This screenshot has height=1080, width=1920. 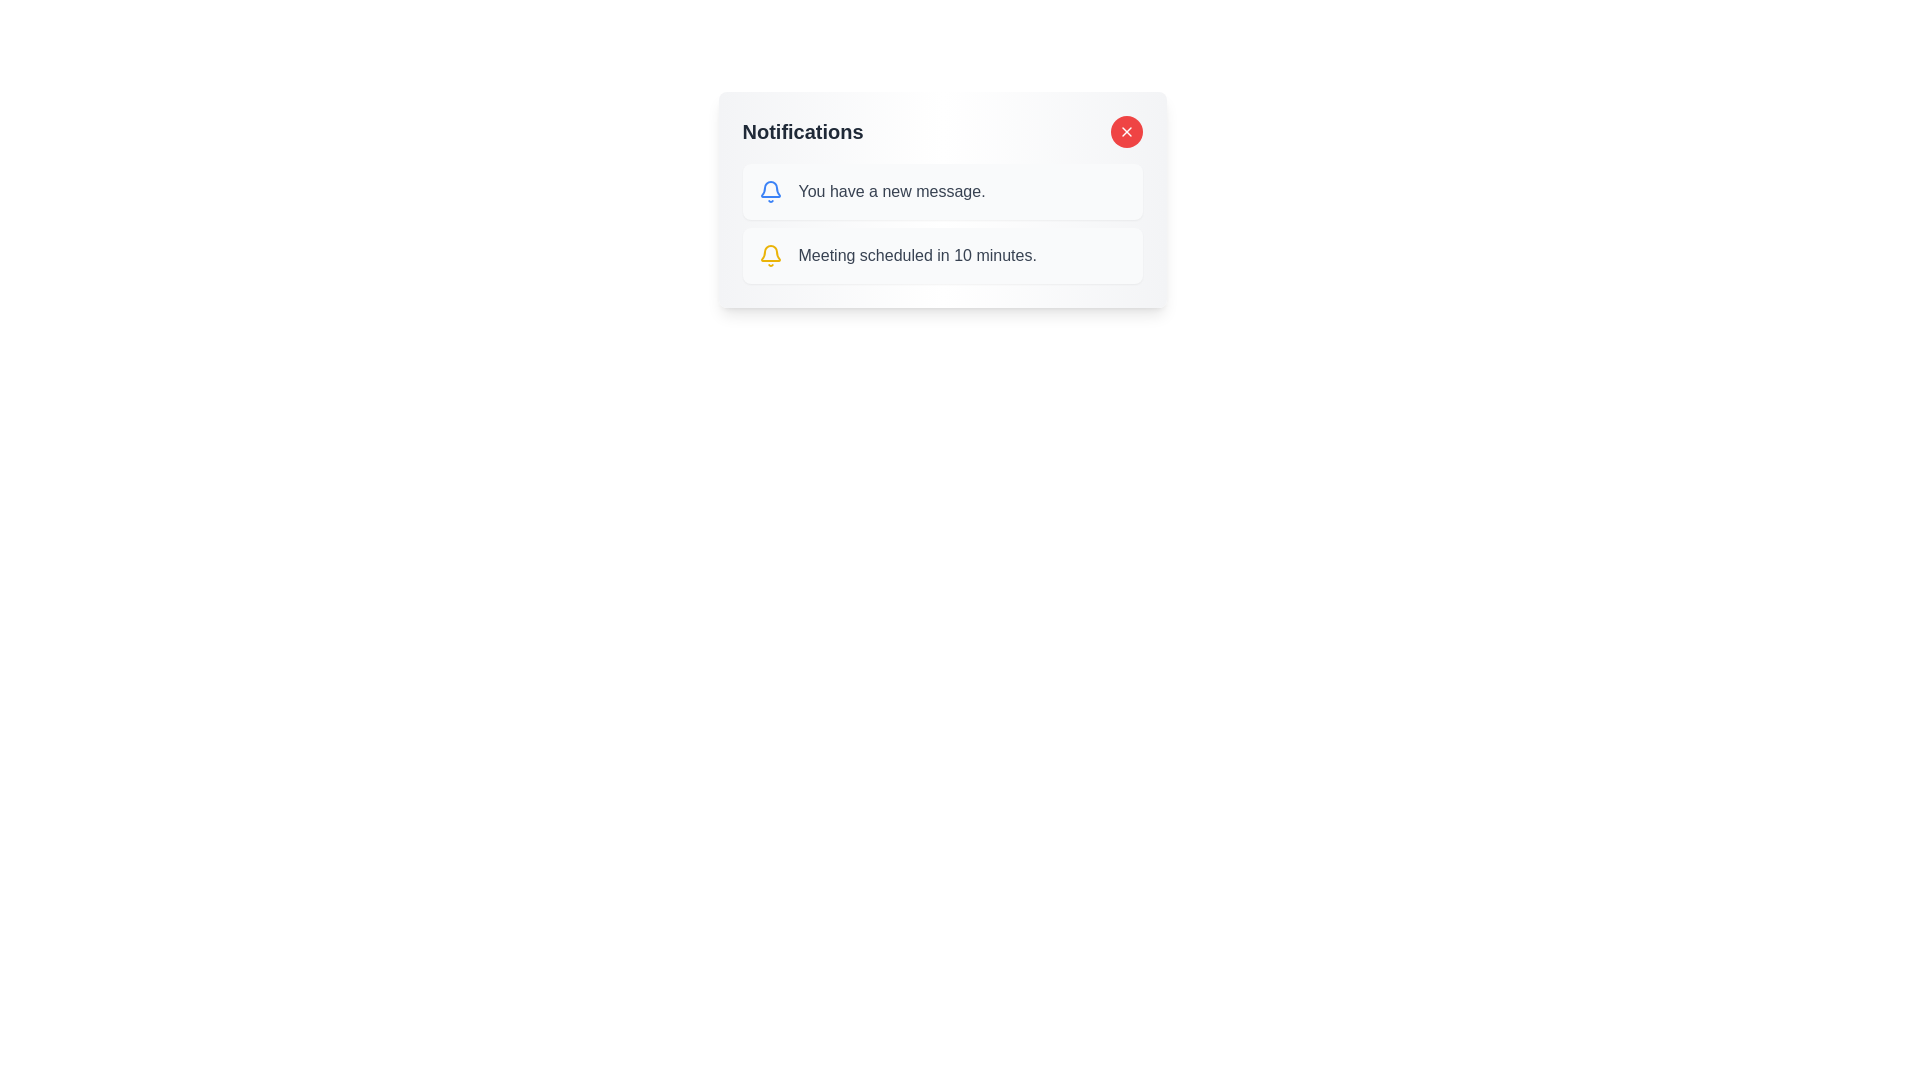 I want to click on the second notification card in the 'Notifications' section that communicates a meeting scheduled in 10 minutes, so click(x=941, y=254).